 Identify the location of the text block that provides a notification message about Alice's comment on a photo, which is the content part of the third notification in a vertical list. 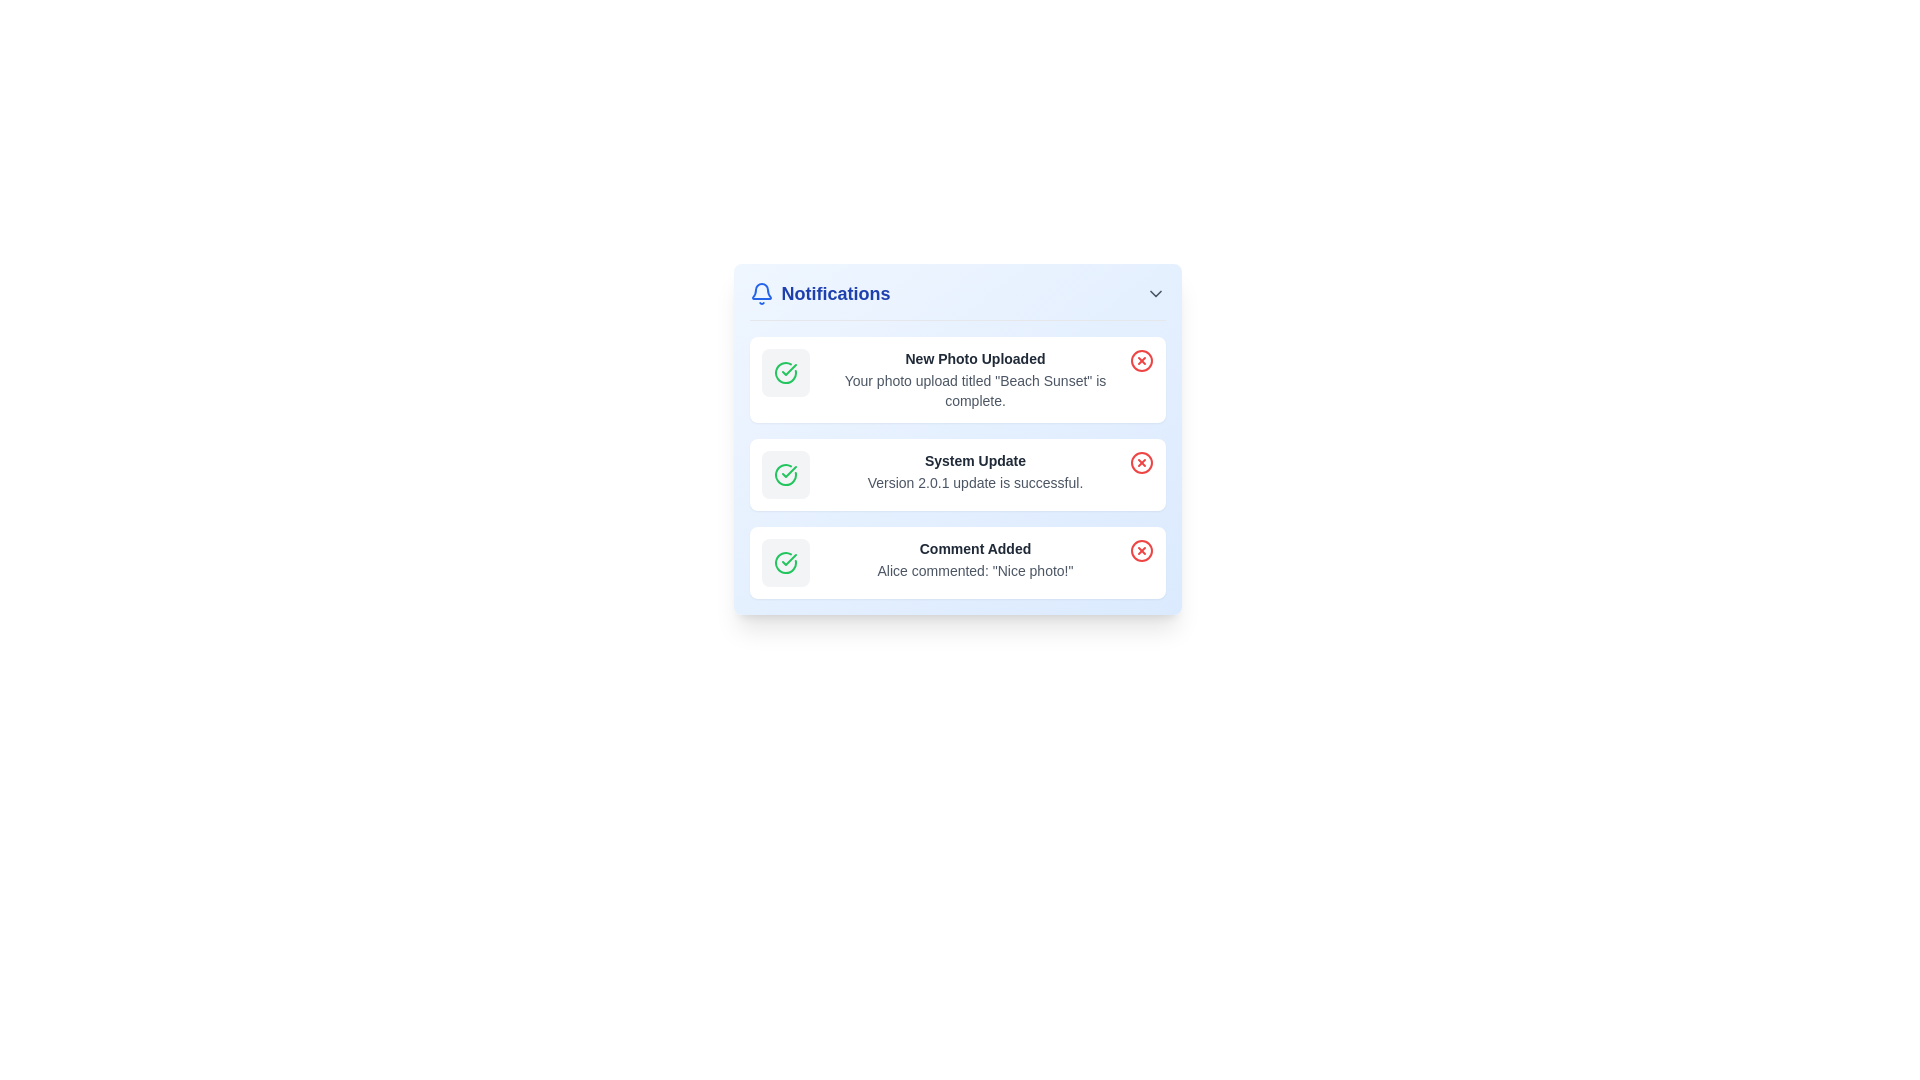
(975, 559).